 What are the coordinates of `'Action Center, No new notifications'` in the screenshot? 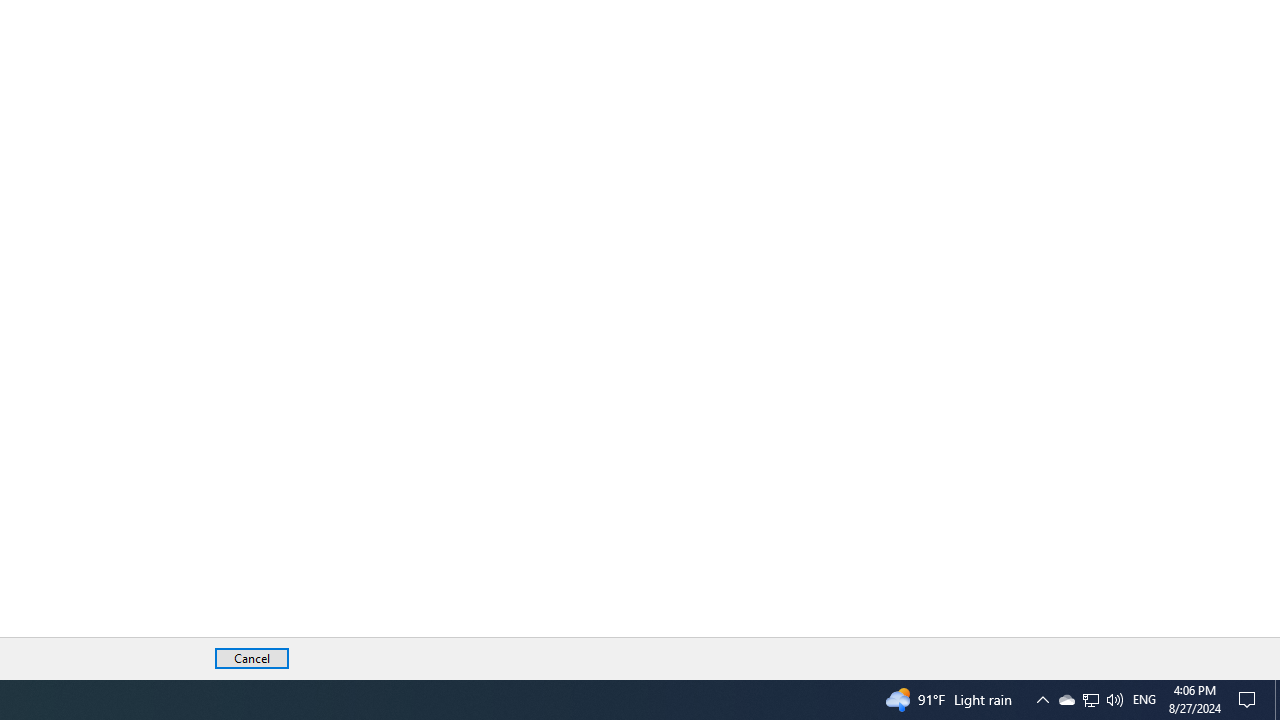 It's located at (1250, 698).